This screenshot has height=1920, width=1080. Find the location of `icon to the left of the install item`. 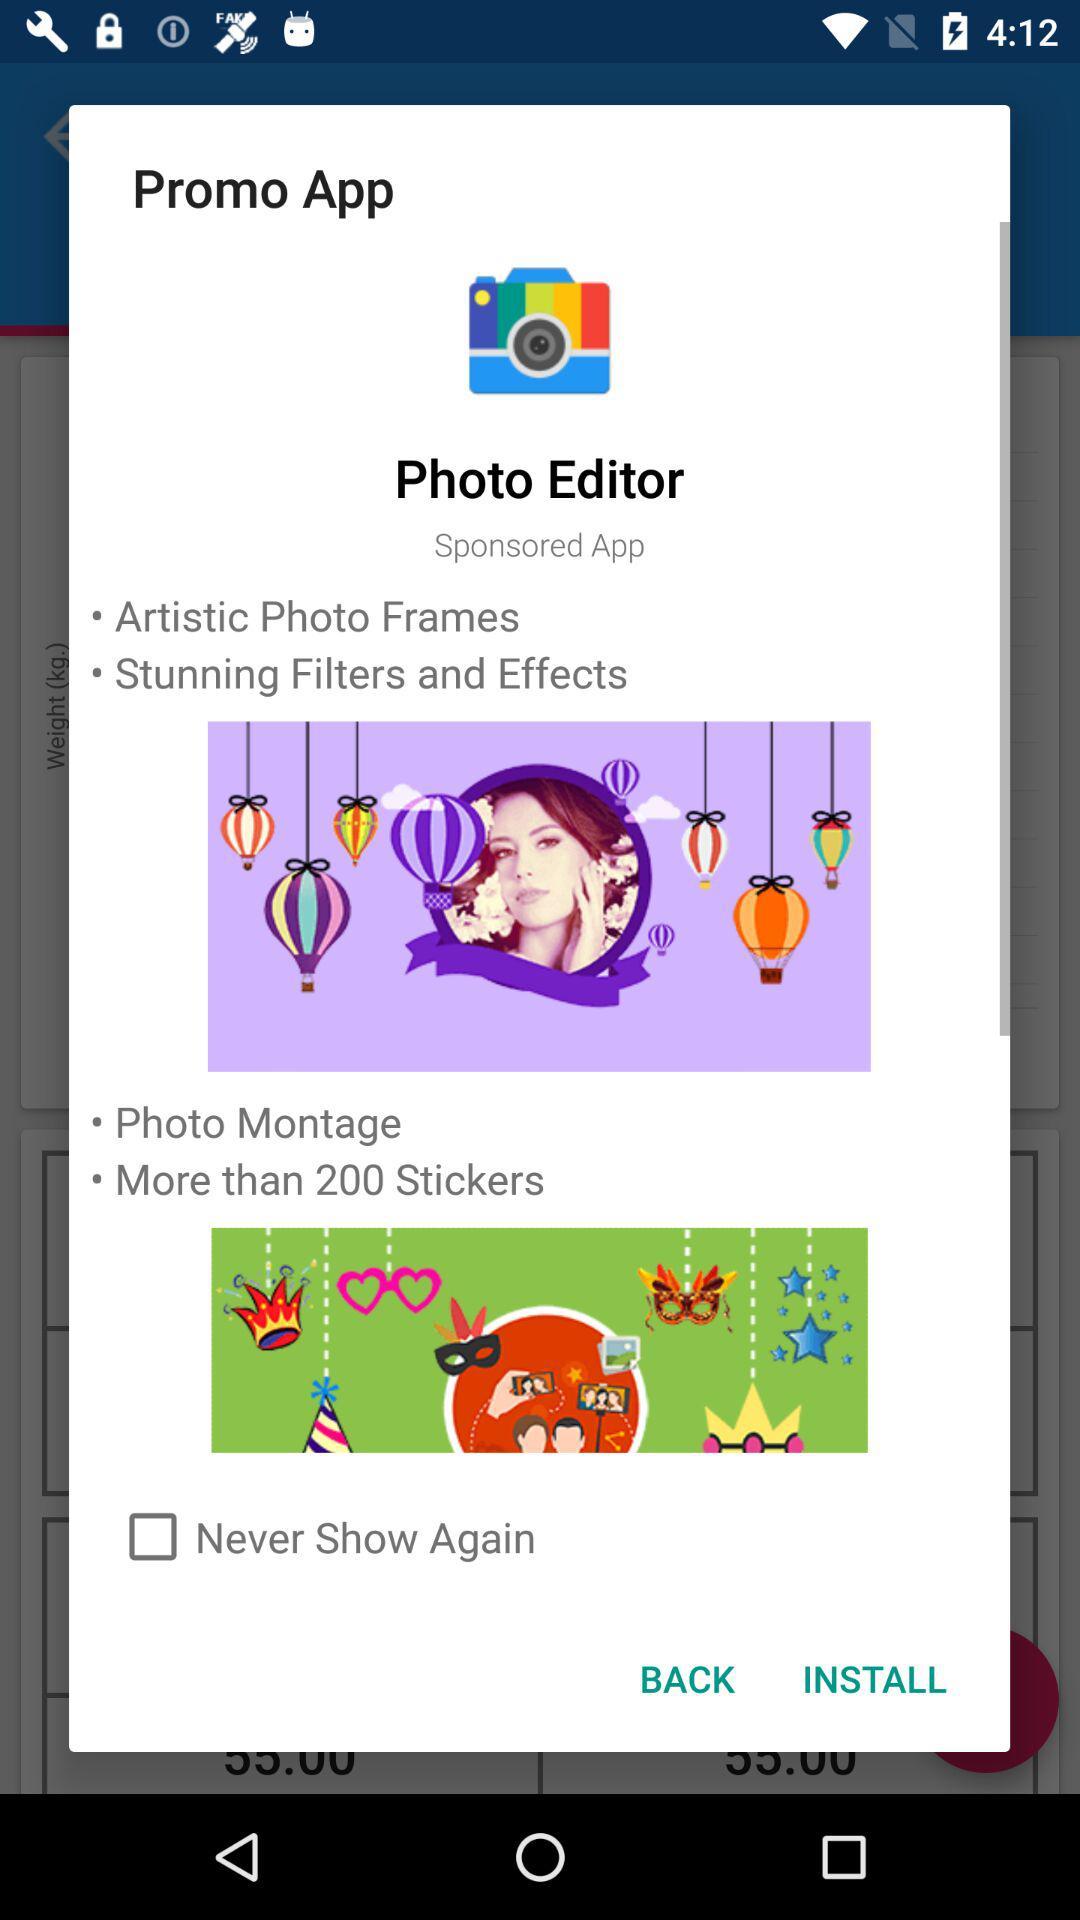

icon to the left of the install item is located at coordinates (685, 1678).